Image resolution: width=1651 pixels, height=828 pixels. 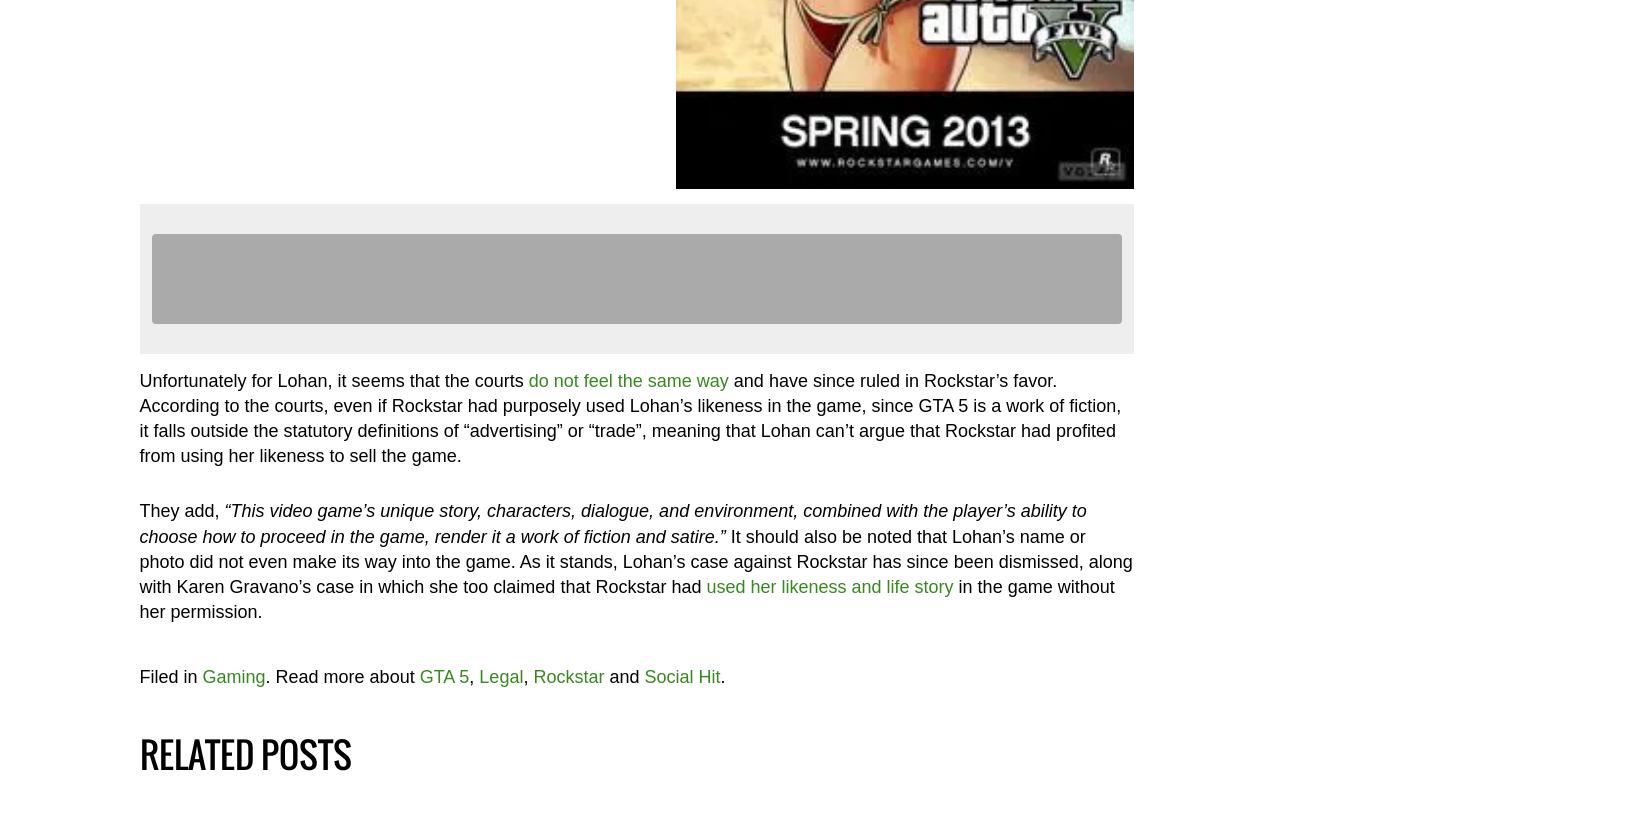 What do you see at coordinates (233, 675) in the screenshot?
I see `'Gaming'` at bounding box center [233, 675].